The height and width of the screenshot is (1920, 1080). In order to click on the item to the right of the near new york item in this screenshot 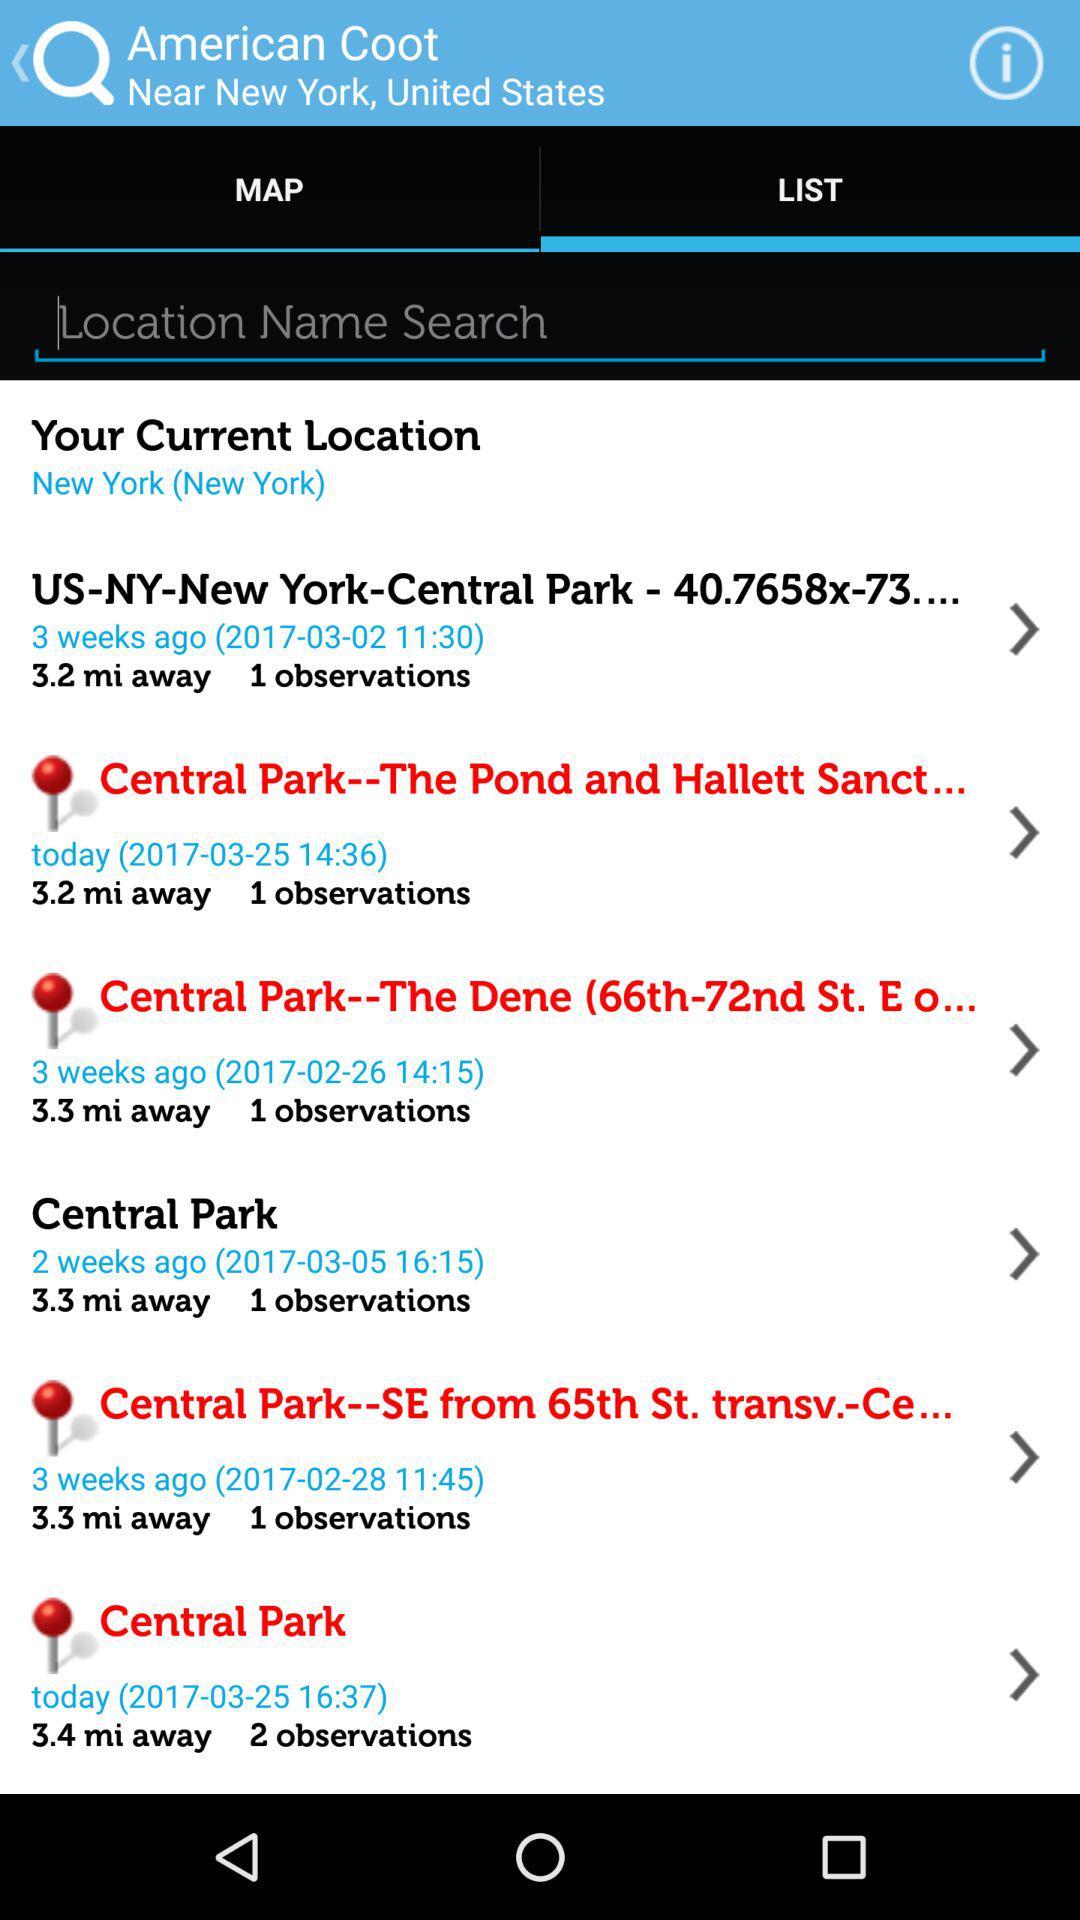, I will do `click(1006, 62)`.